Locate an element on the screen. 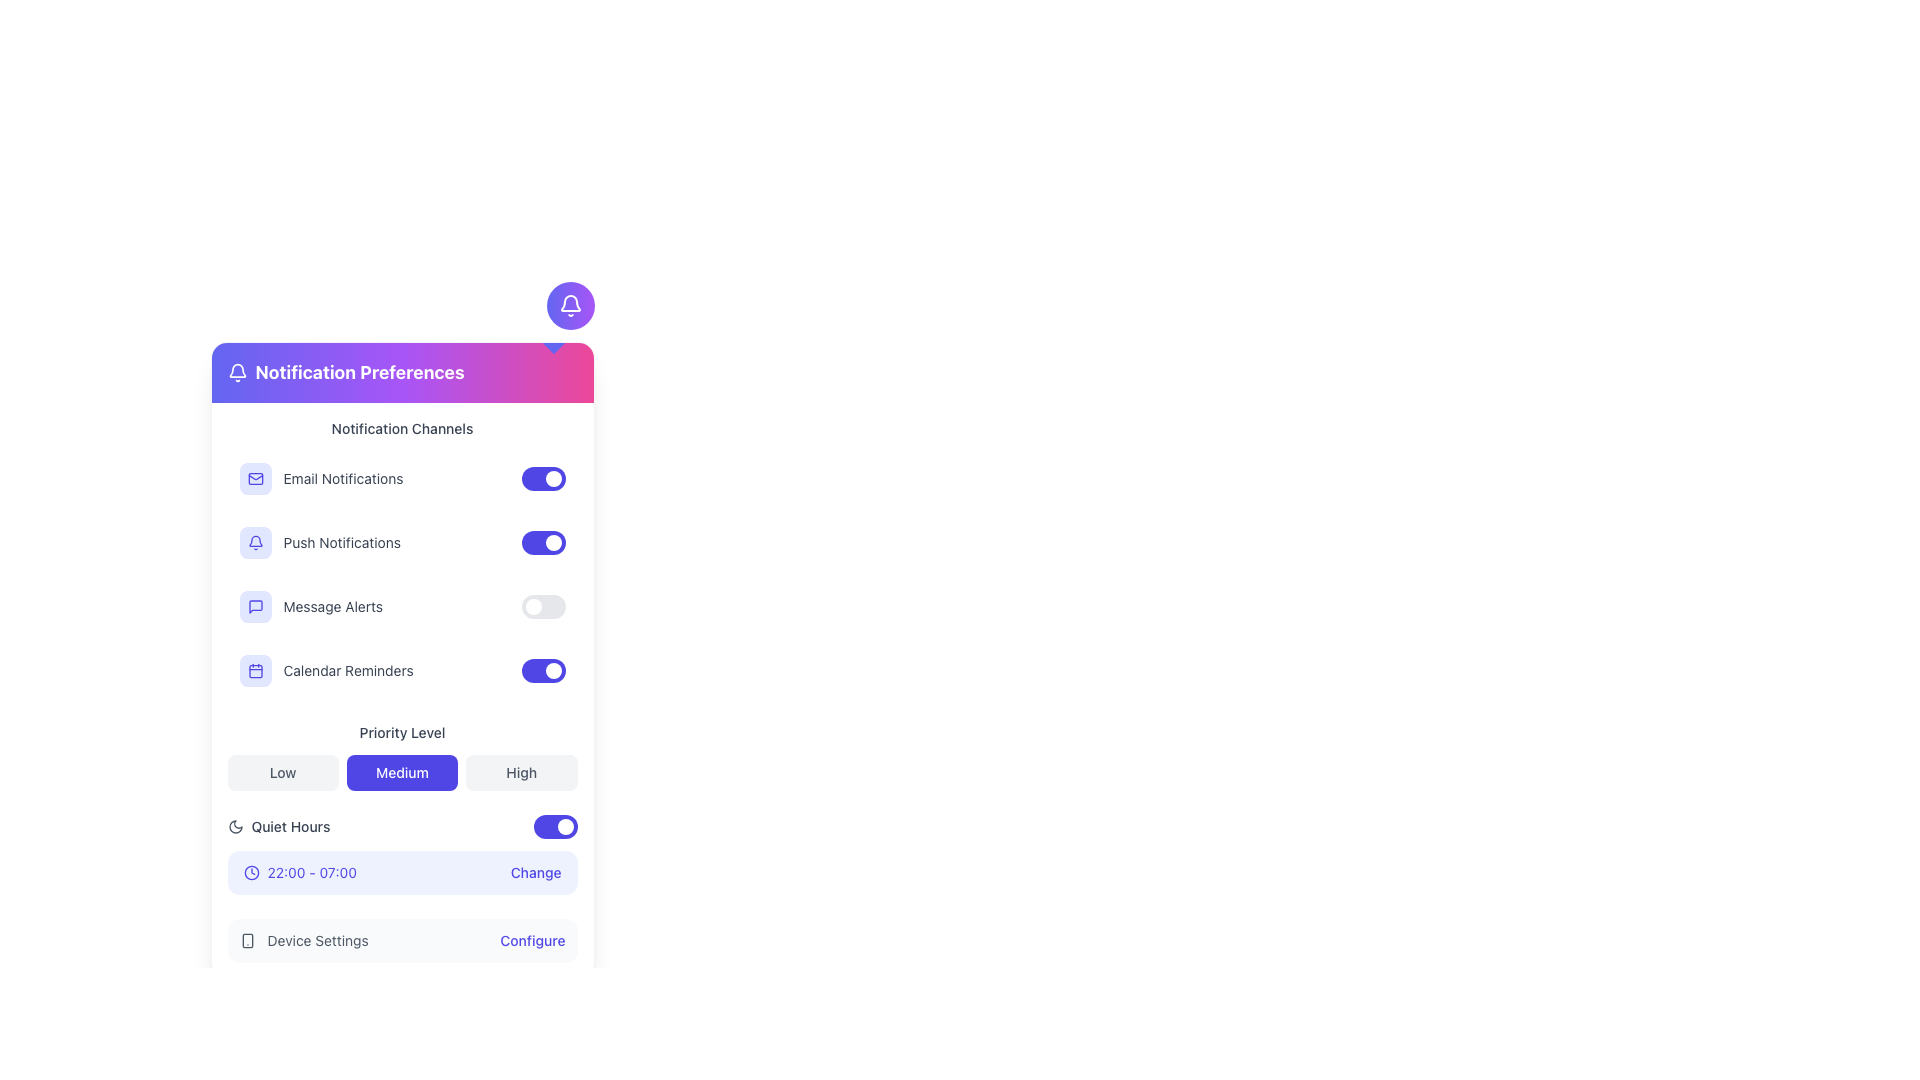 The height and width of the screenshot is (1080, 1920). the 'Push Notifications' label with a bell icon, which is the second entry in the 'Notification Preferences' panel, located below 'Email Notifications' and above 'Message Alerts' is located at coordinates (320, 543).